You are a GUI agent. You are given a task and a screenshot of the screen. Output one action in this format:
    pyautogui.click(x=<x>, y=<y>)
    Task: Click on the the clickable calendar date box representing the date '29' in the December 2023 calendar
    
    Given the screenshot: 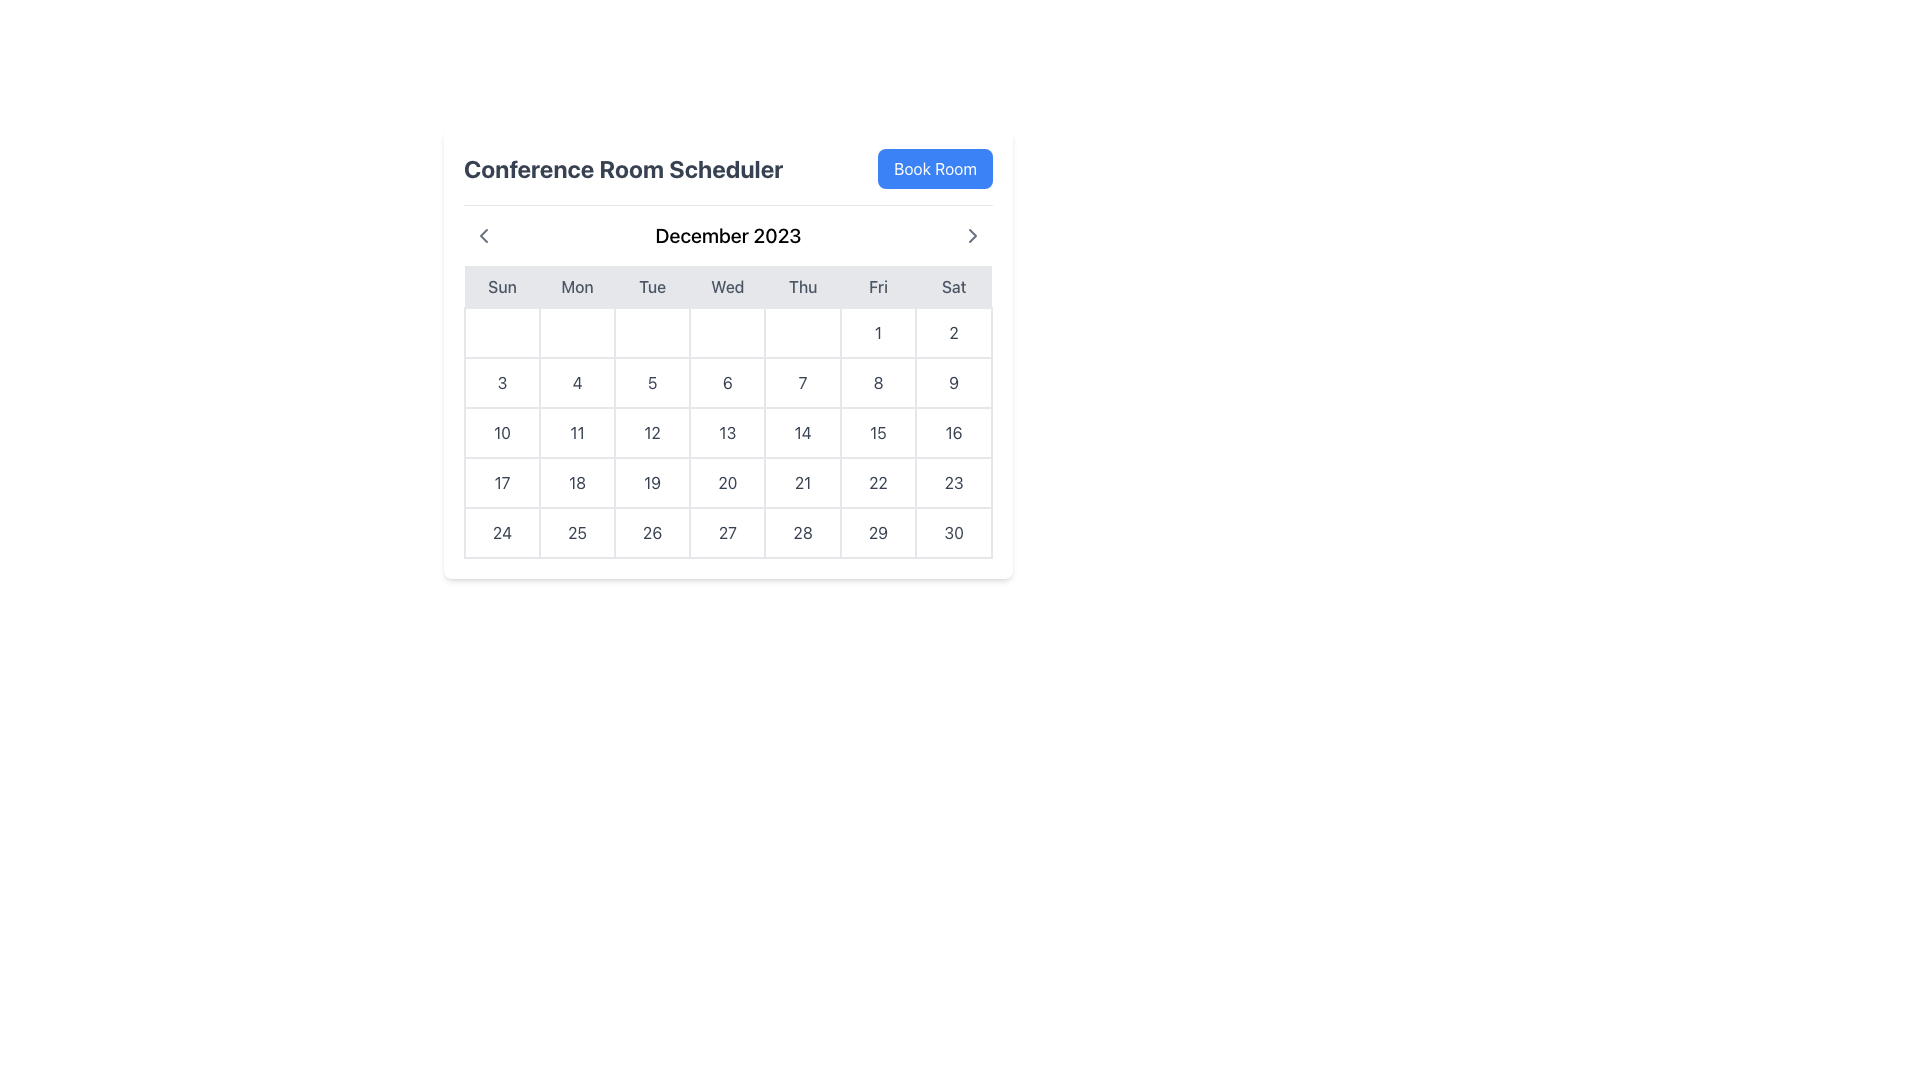 What is the action you would take?
    pyautogui.click(x=878, y=531)
    